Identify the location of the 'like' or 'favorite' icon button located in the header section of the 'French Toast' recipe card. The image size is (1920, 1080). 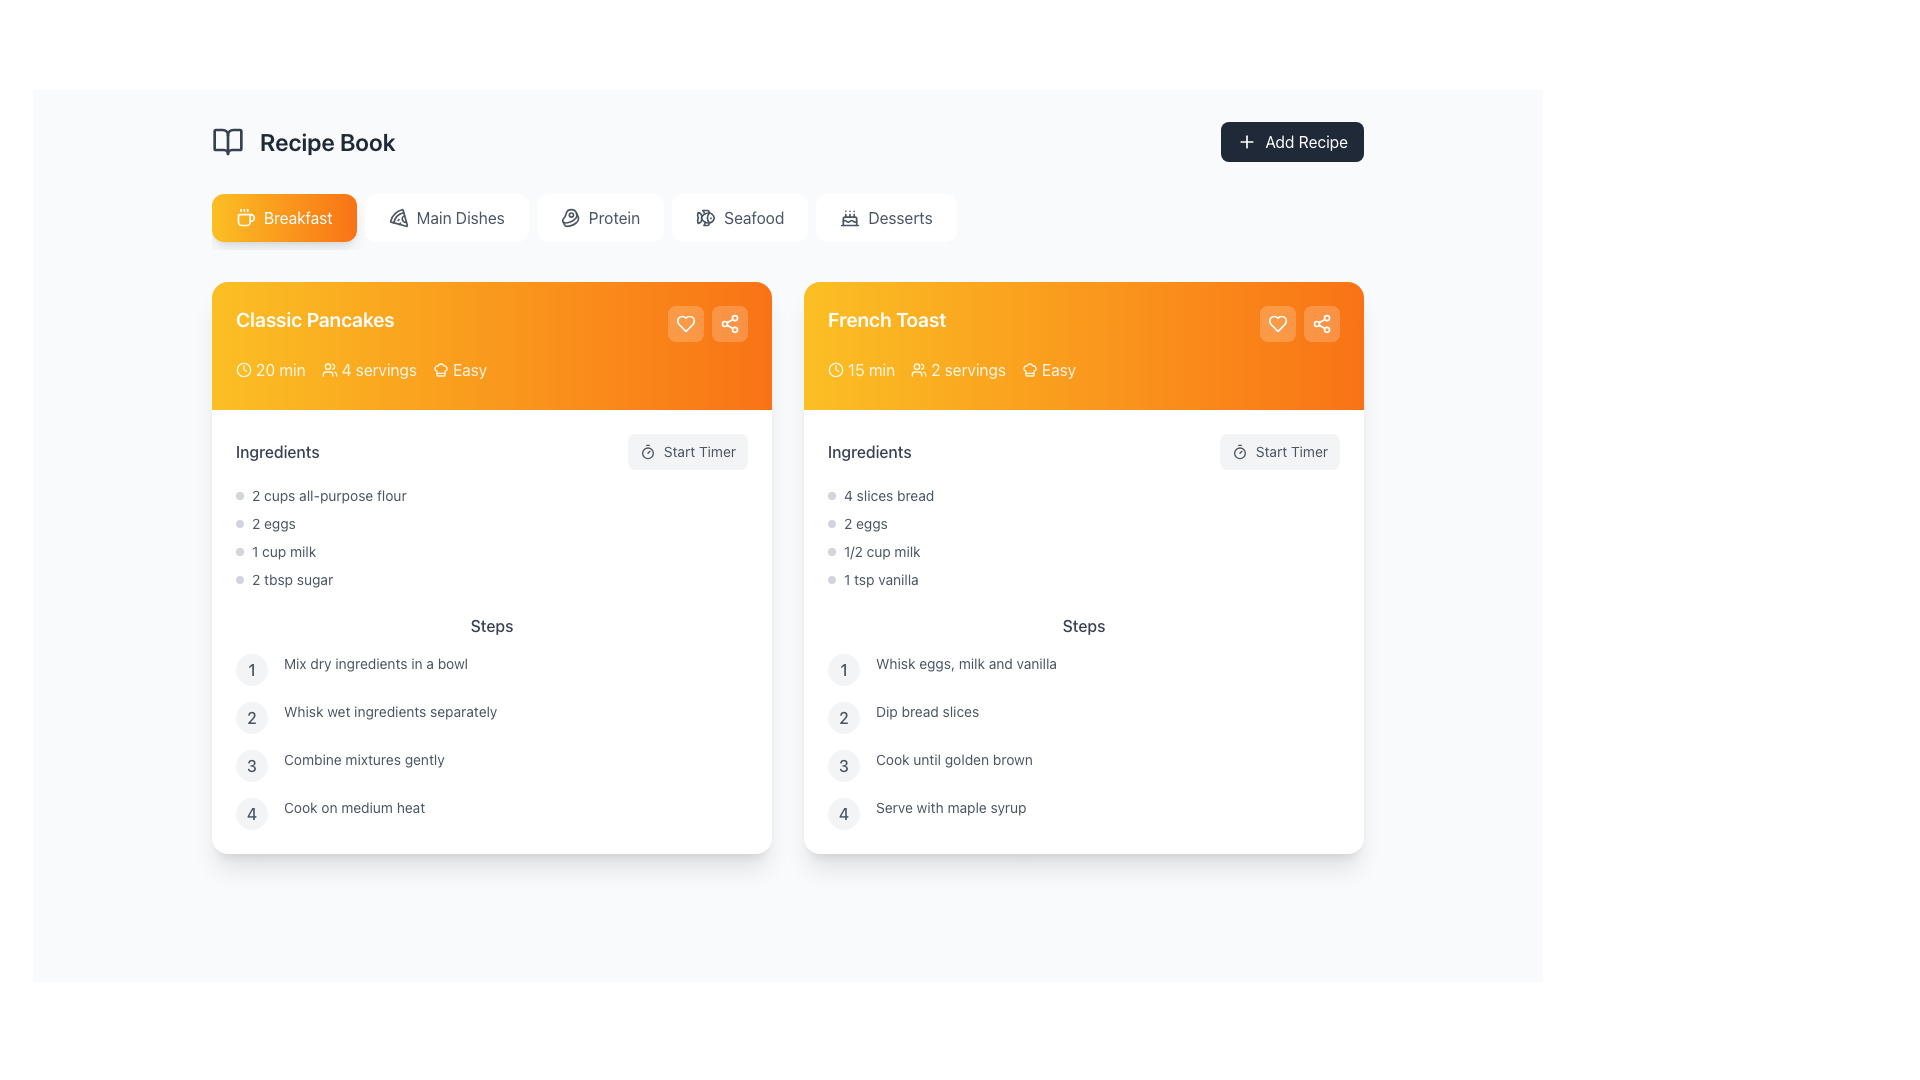
(1276, 323).